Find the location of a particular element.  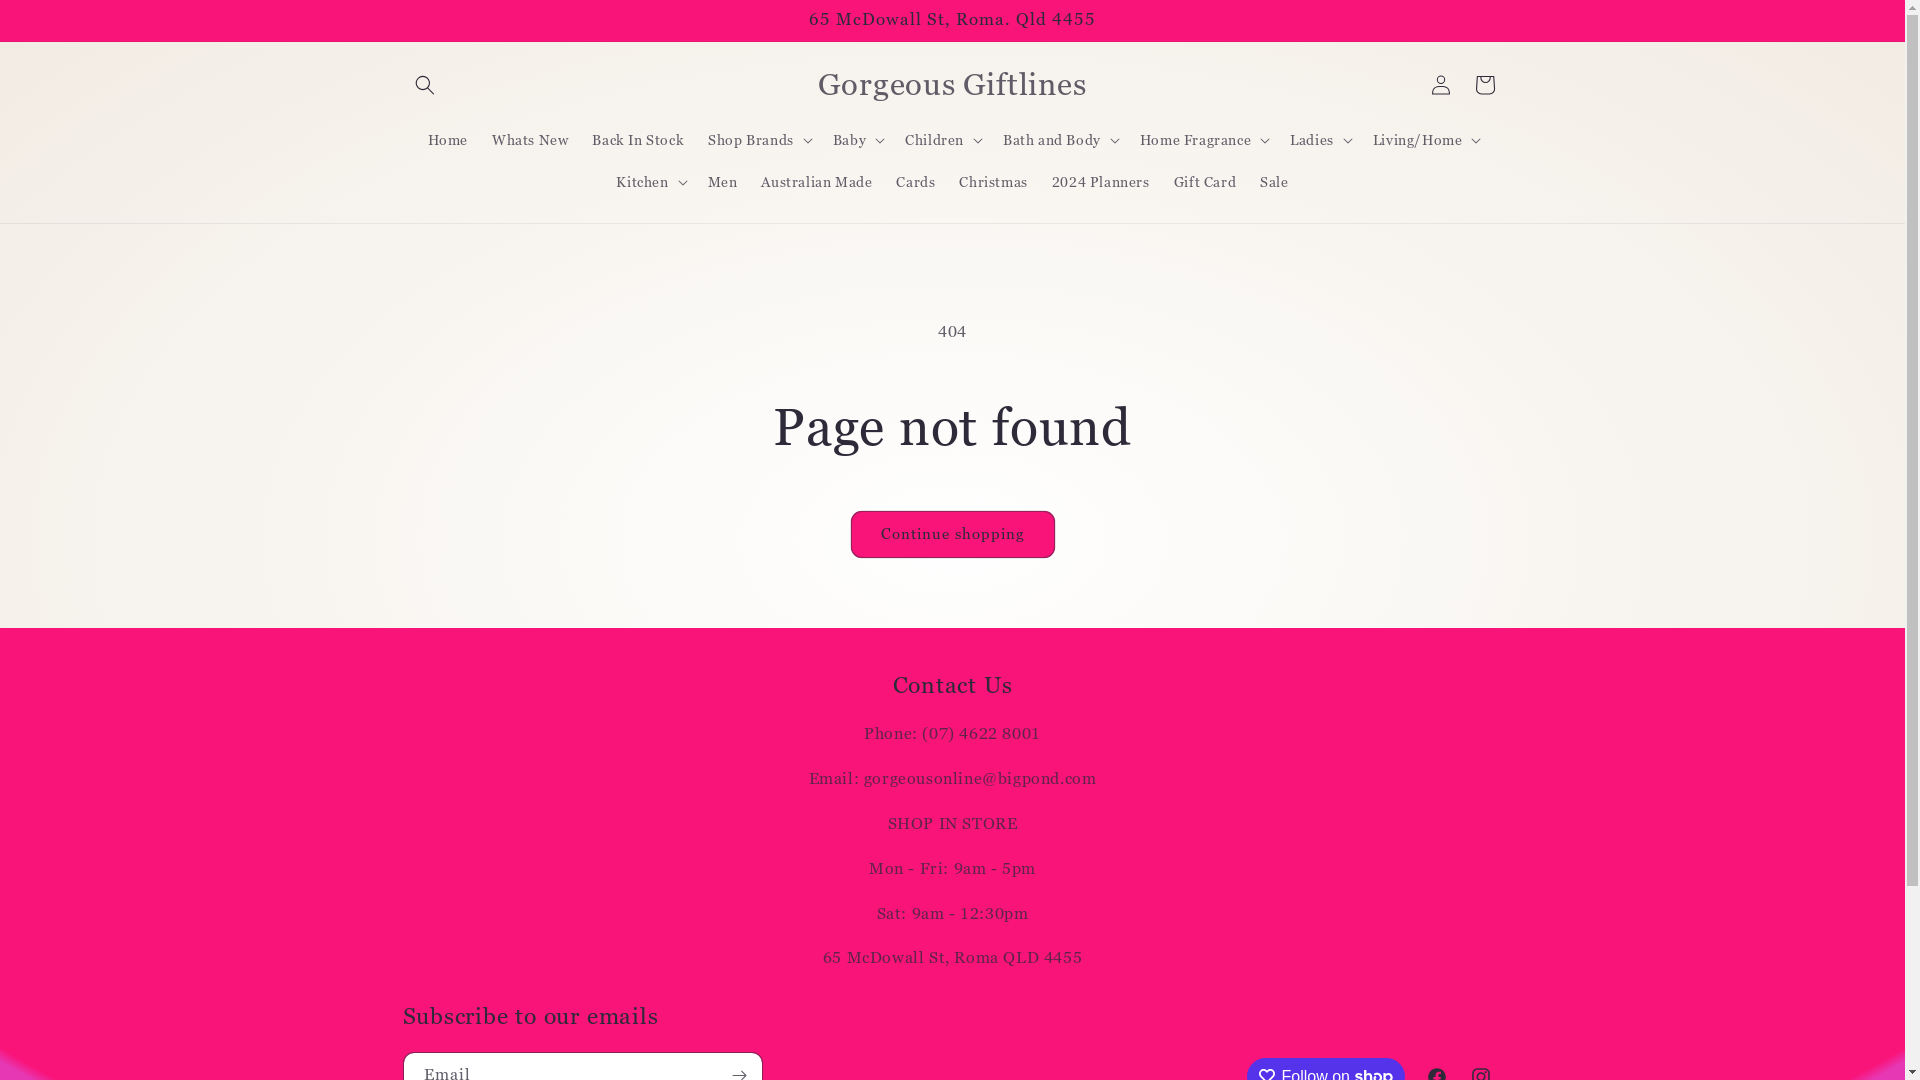

'Sale' is located at coordinates (1272, 181).